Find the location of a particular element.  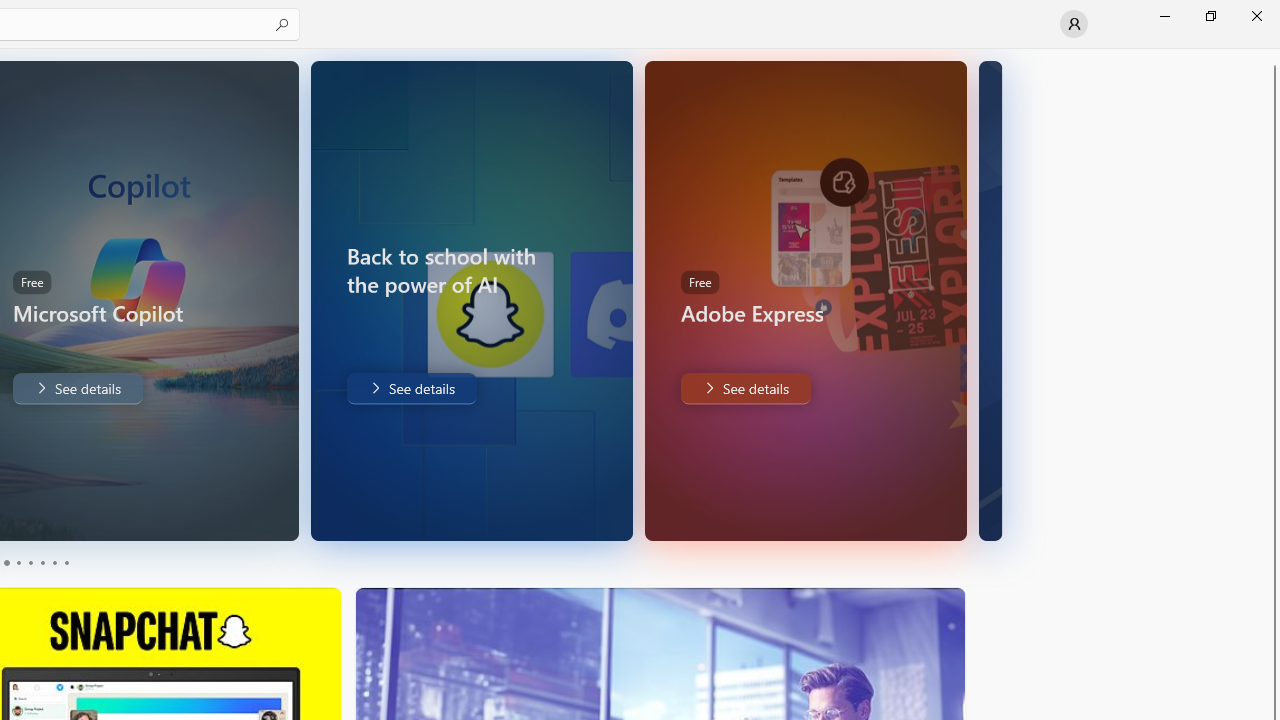

'Restore Microsoft Store' is located at coordinates (1209, 15).